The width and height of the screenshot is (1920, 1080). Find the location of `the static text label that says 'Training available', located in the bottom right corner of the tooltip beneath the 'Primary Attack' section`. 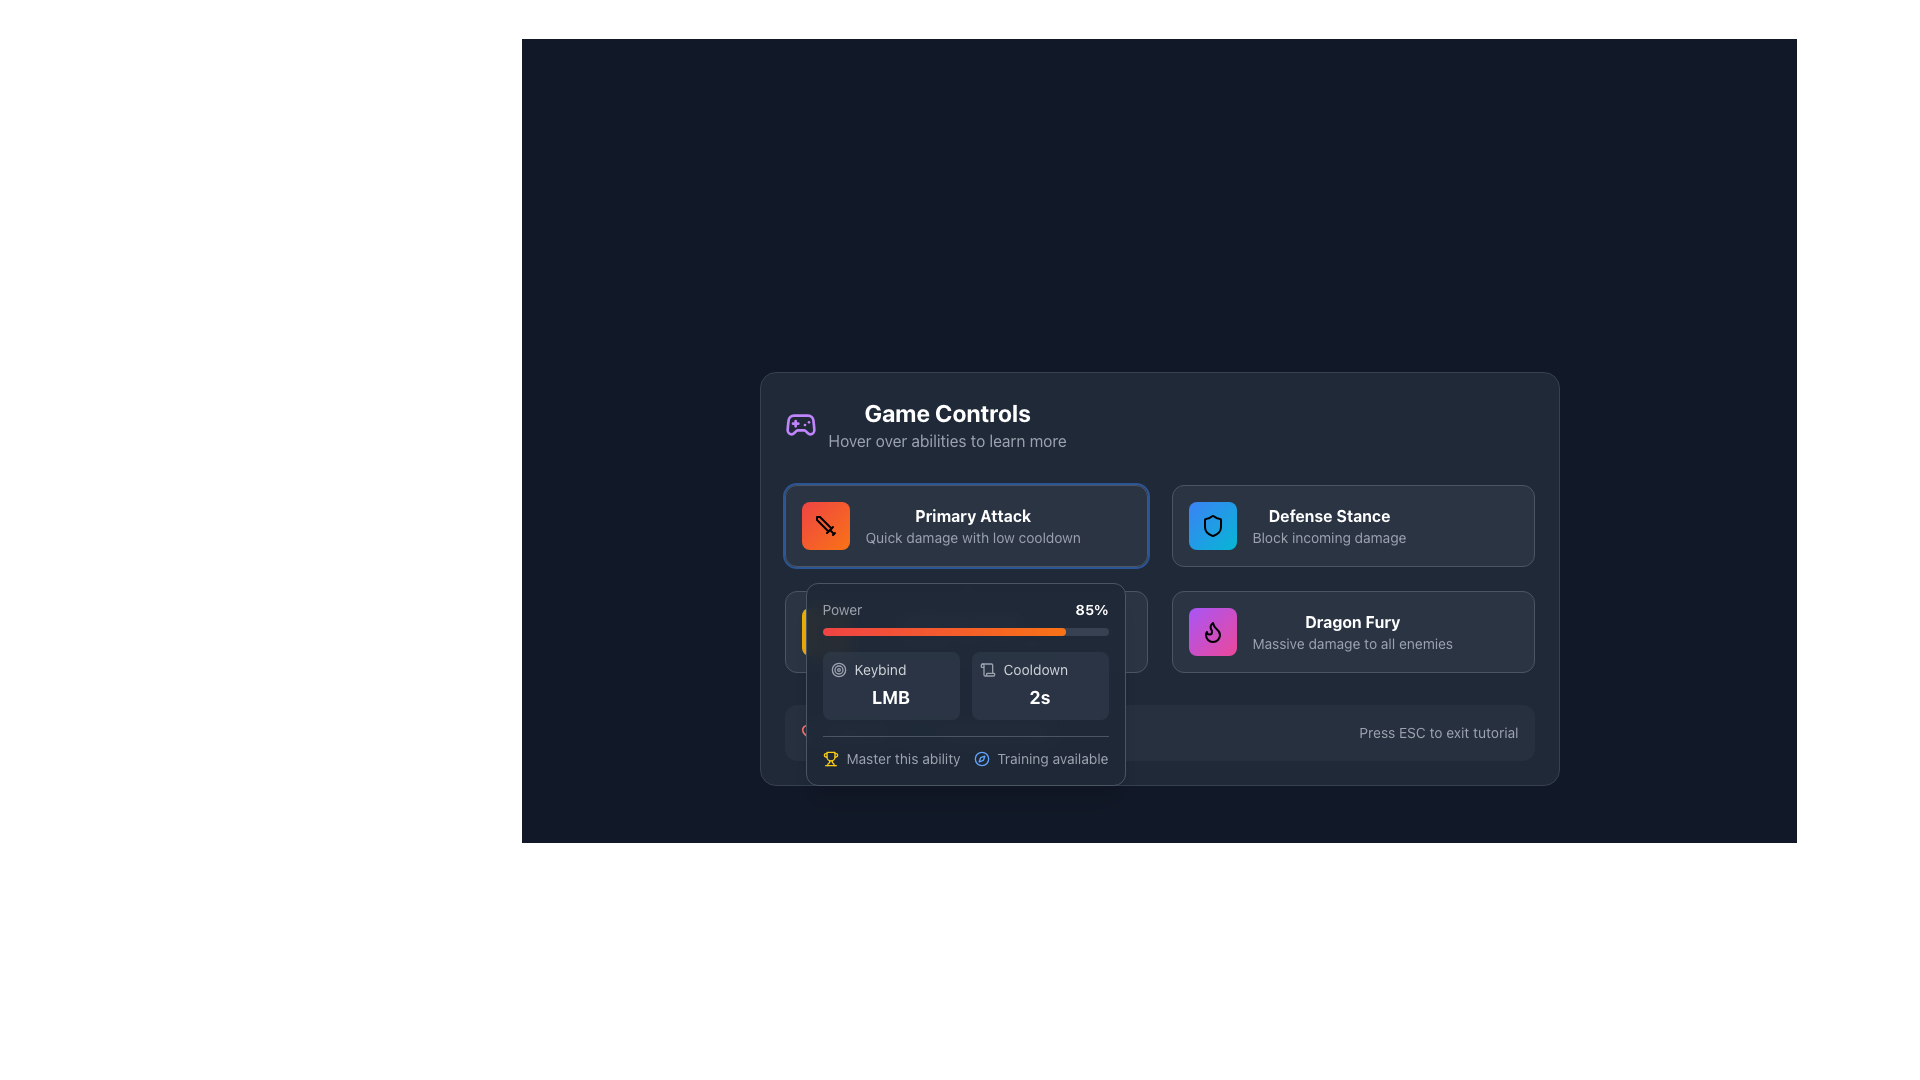

the static text label that says 'Training available', located in the bottom right corner of the tooltip beneath the 'Primary Attack' section is located at coordinates (1052, 759).